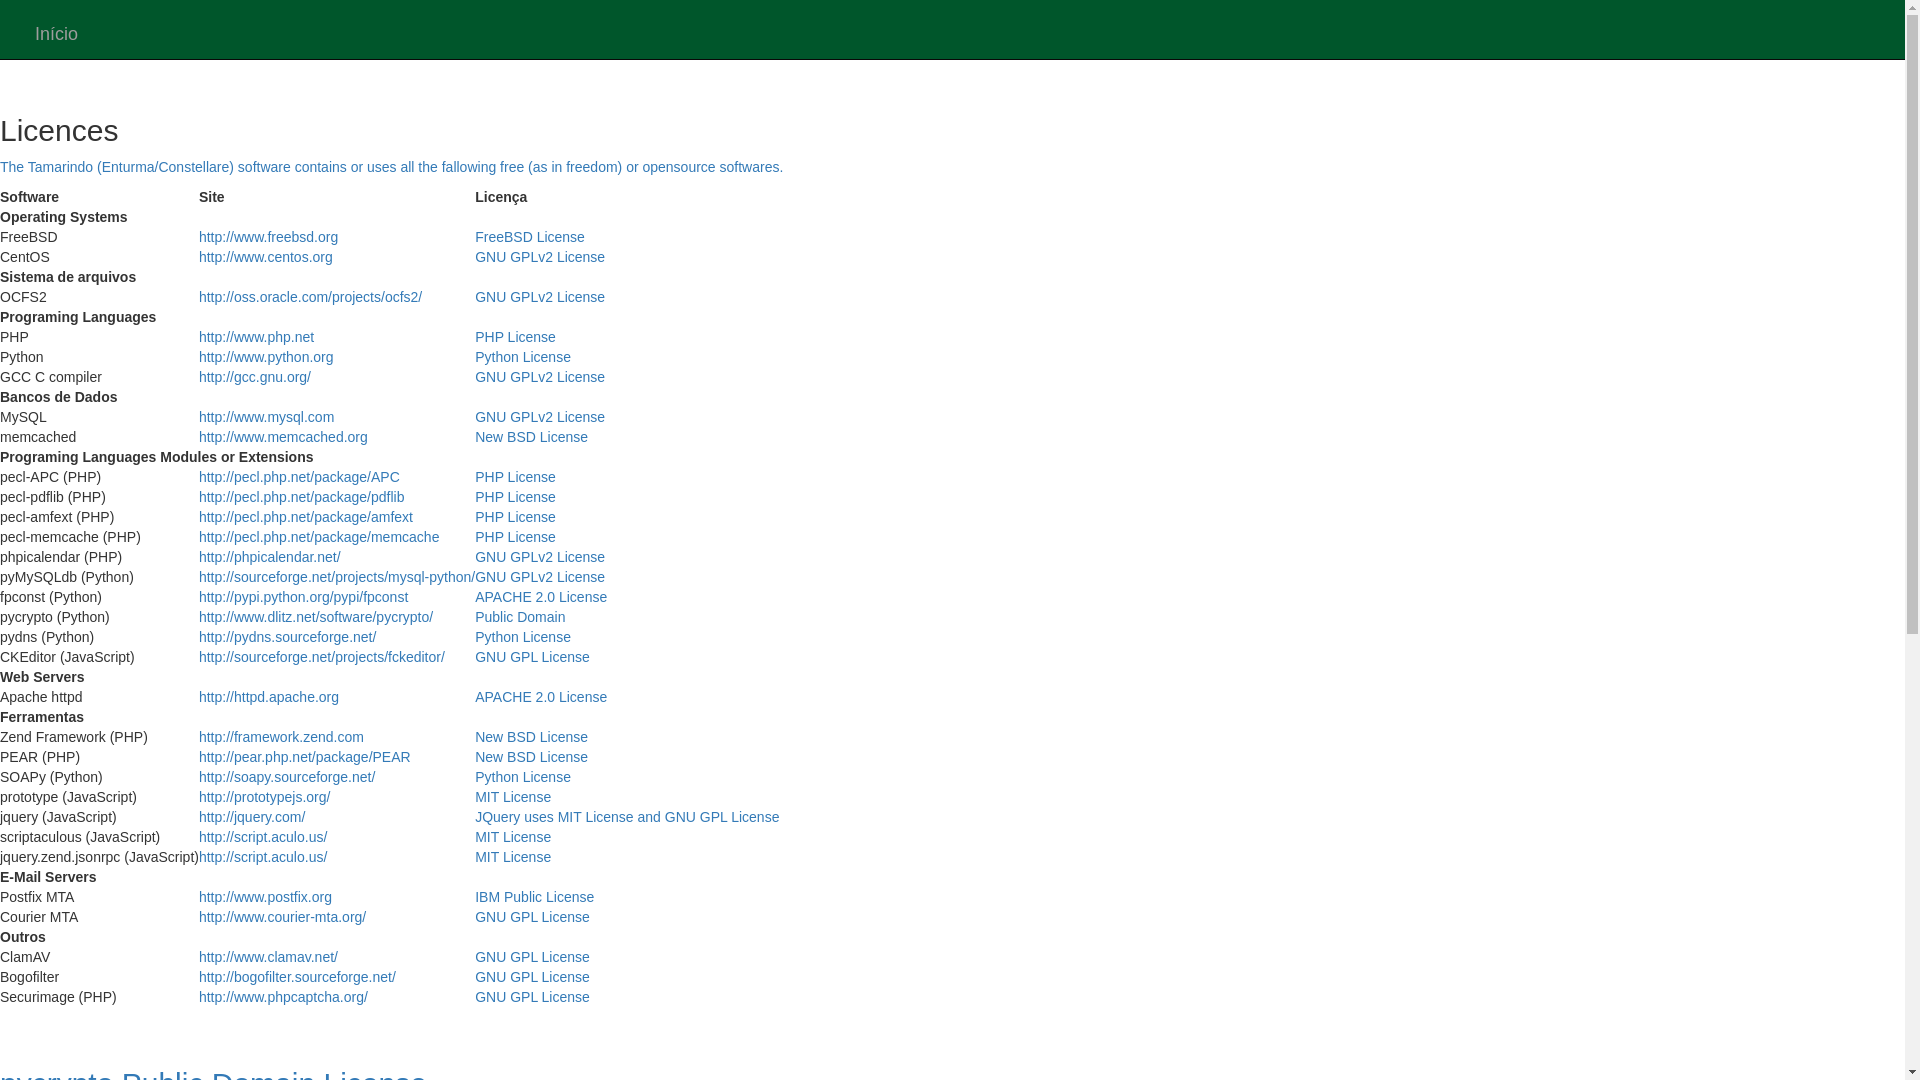  What do you see at coordinates (474, 335) in the screenshot?
I see `'PHP License'` at bounding box center [474, 335].